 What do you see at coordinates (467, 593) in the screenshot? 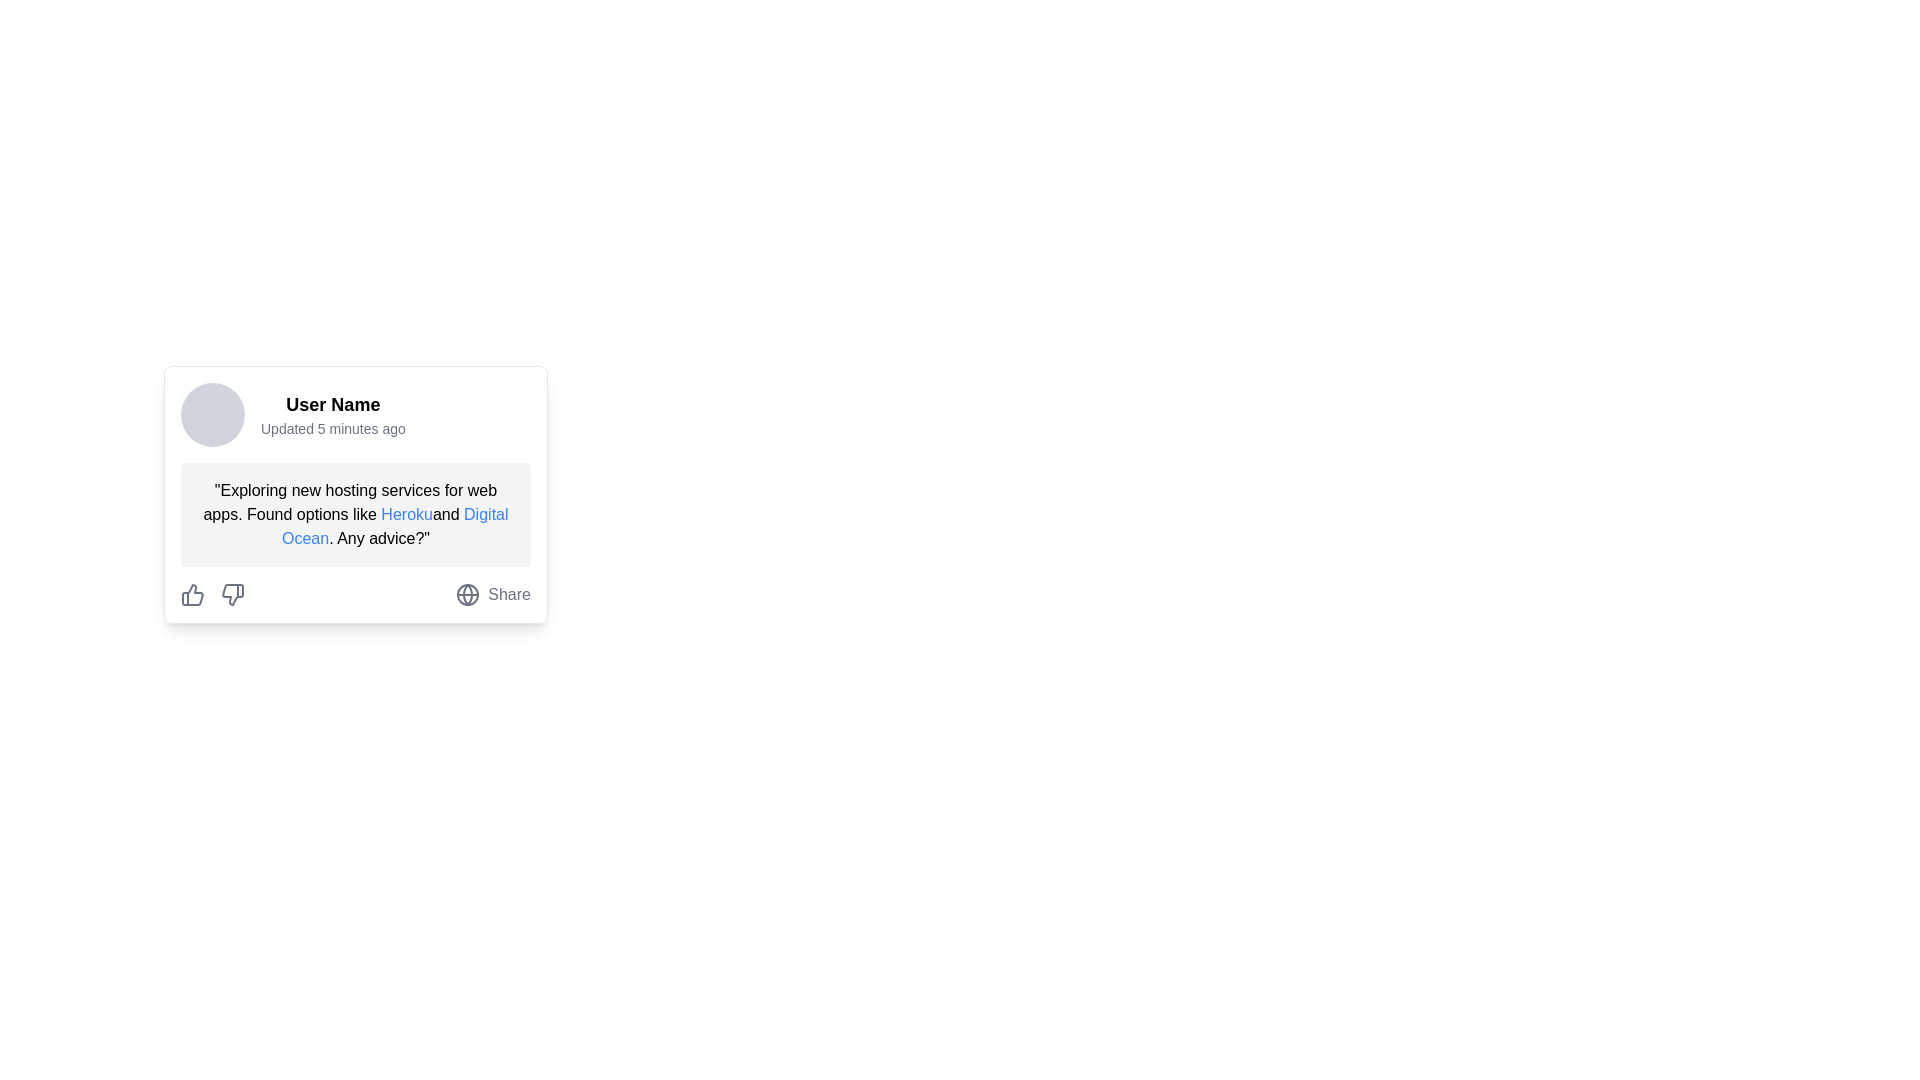
I see `the circular SVG element that is part of a globe icon located at the bottom right of a user post card` at bounding box center [467, 593].